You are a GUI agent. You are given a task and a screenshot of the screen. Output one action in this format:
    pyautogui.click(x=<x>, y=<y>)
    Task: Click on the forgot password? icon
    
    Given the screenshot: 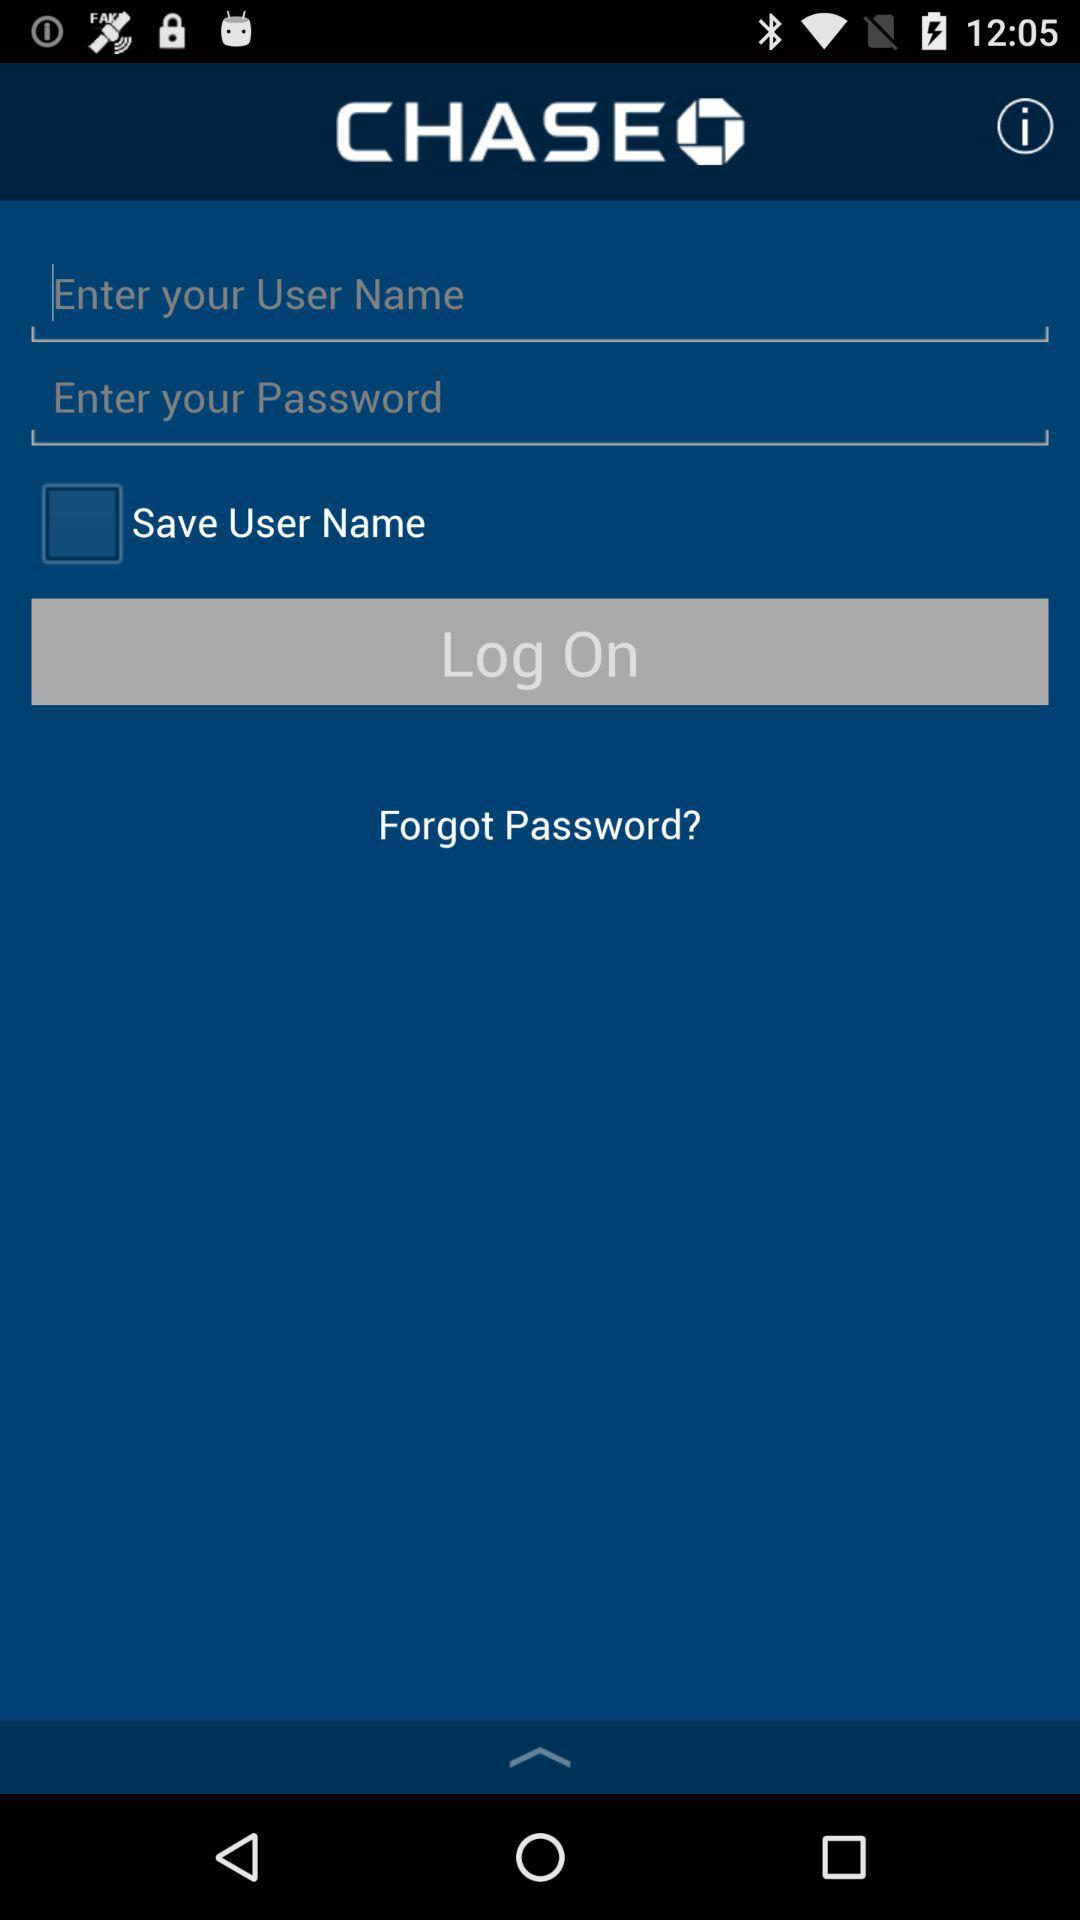 What is the action you would take?
    pyautogui.click(x=538, y=823)
    